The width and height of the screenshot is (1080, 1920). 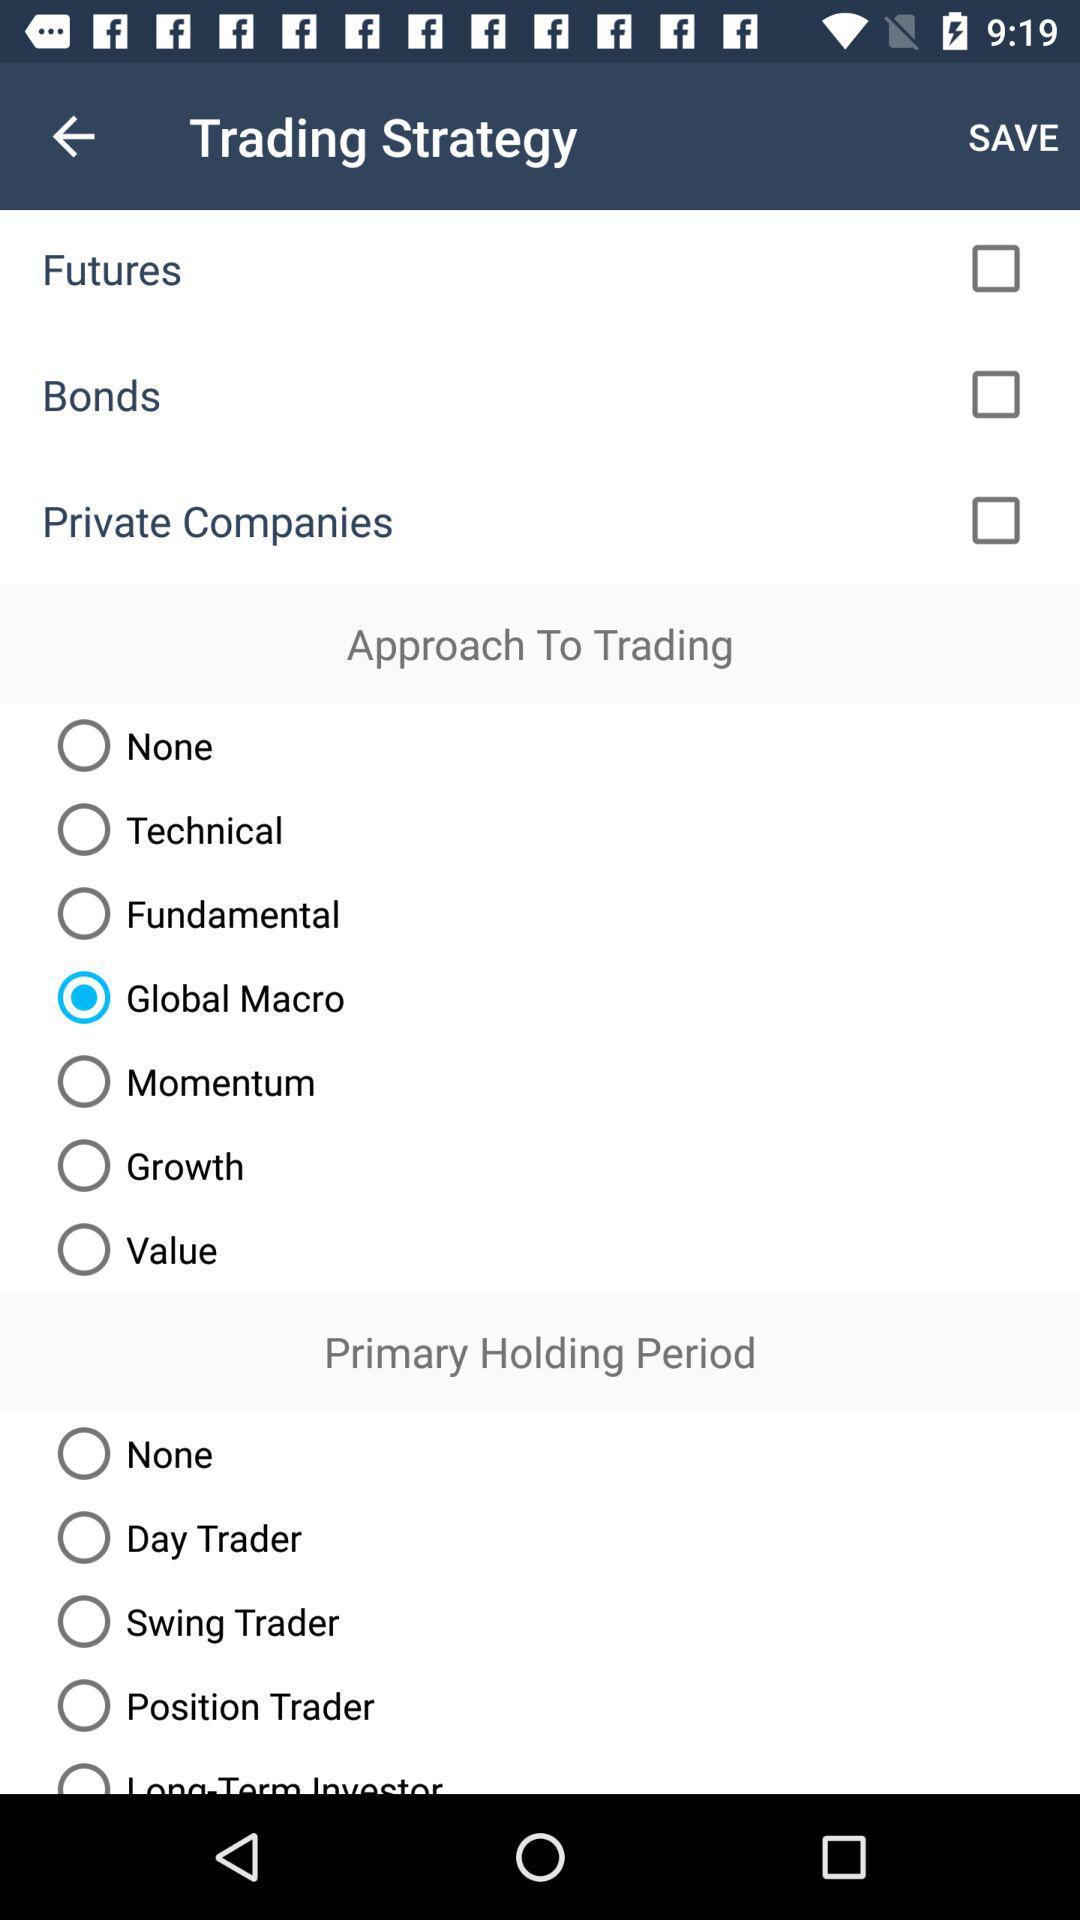 What do you see at coordinates (171, 1536) in the screenshot?
I see `icon below none item` at bounding box center [171, 1536].